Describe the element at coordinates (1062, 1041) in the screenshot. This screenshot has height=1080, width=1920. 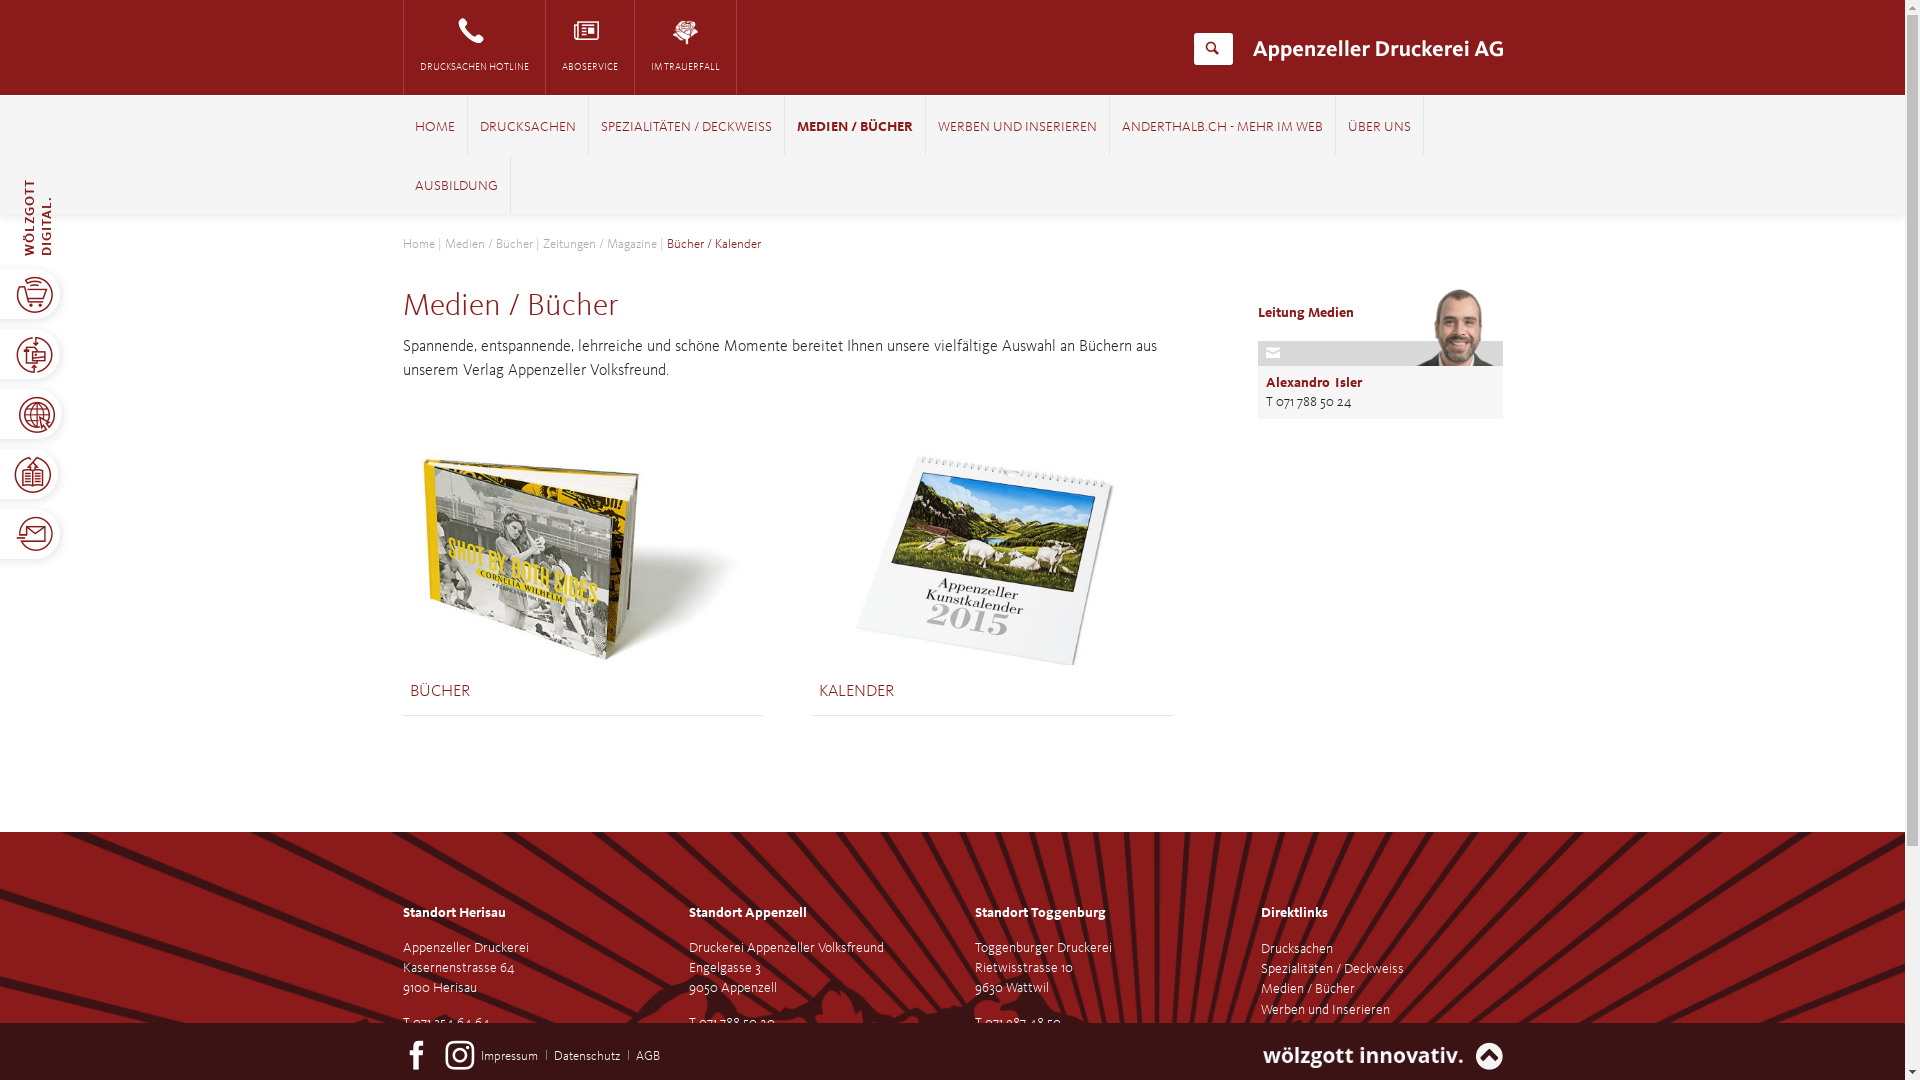
I see `'info@toggenburgerdruckerei.ch'` at that location.